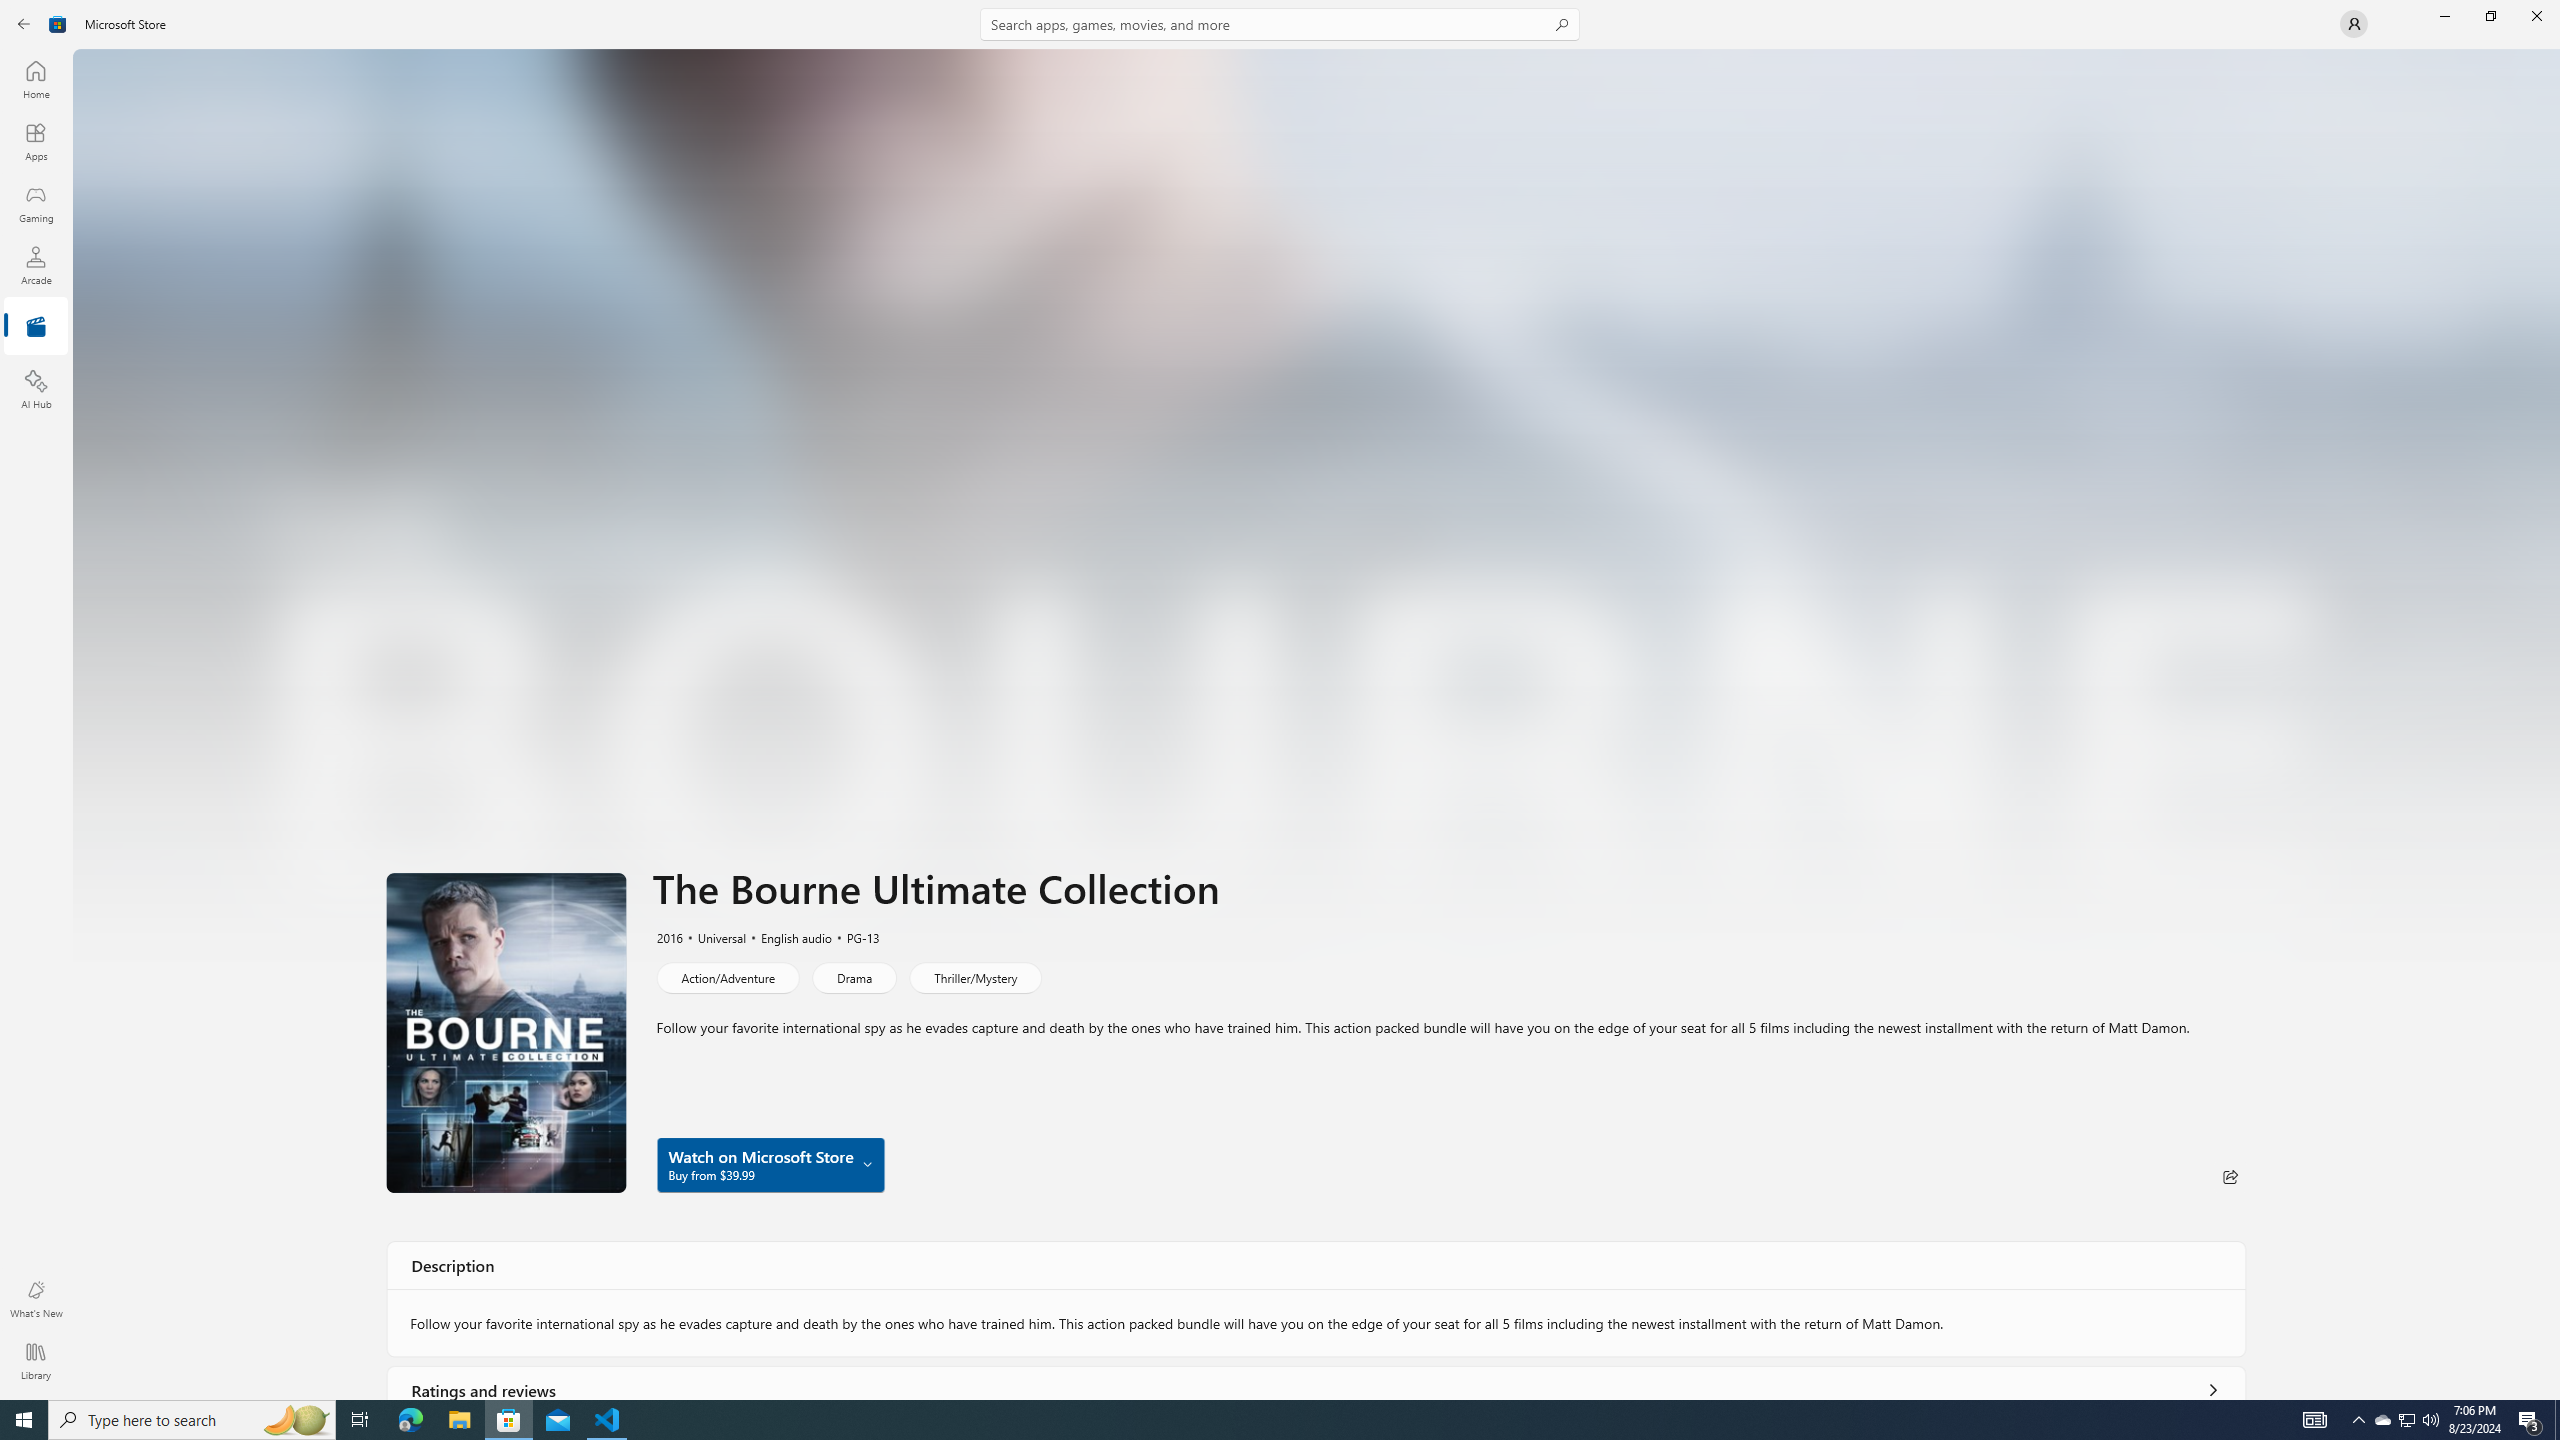  I want to click on 'Back', so click(24, 22).